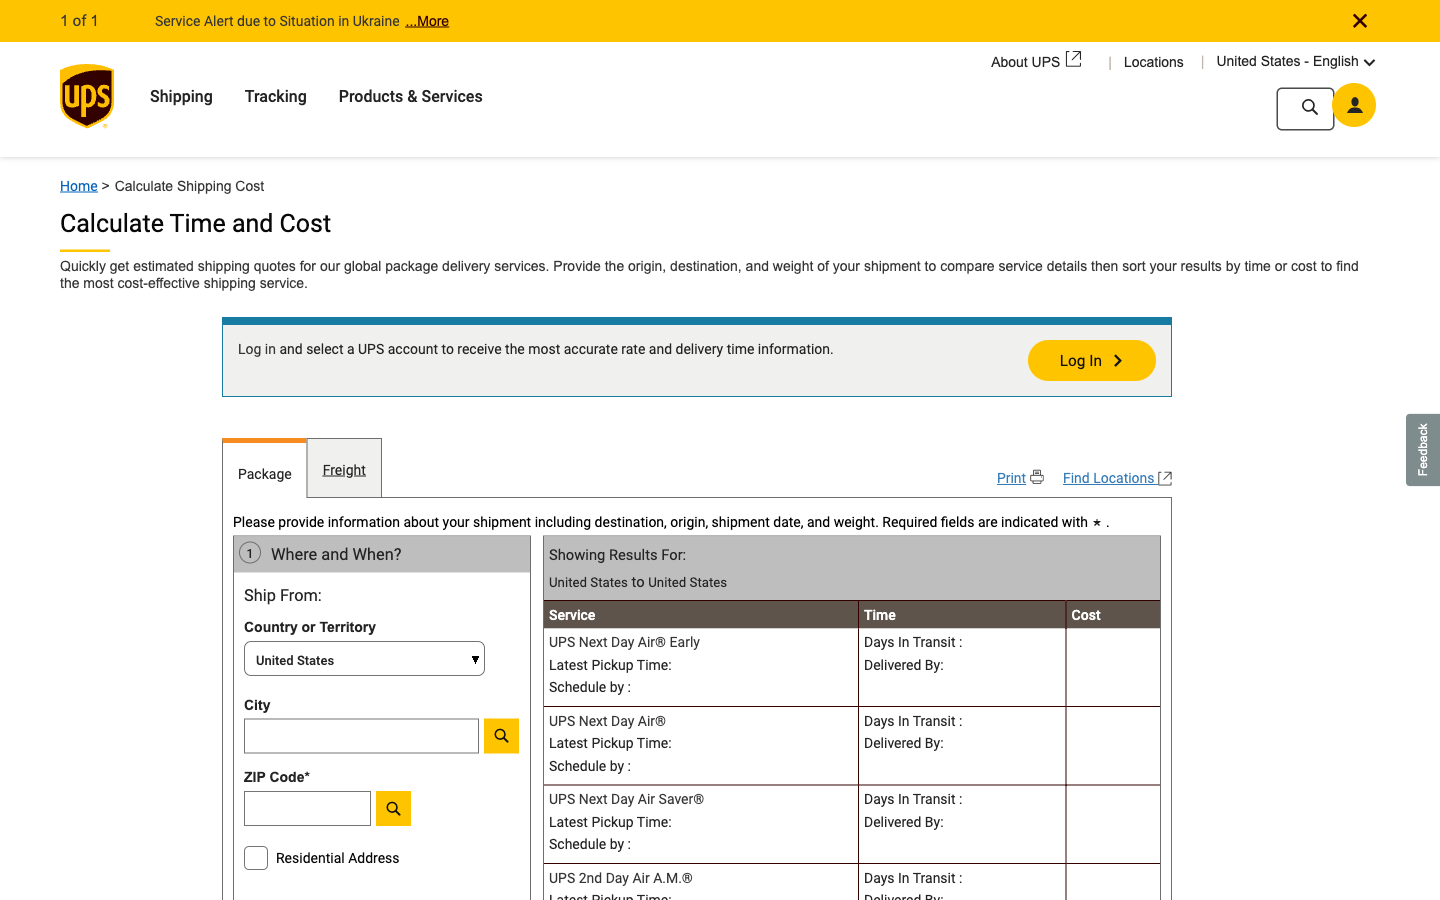  I want to click on Use the copied Zip Code to find the corresponding package, so click(360, 813).